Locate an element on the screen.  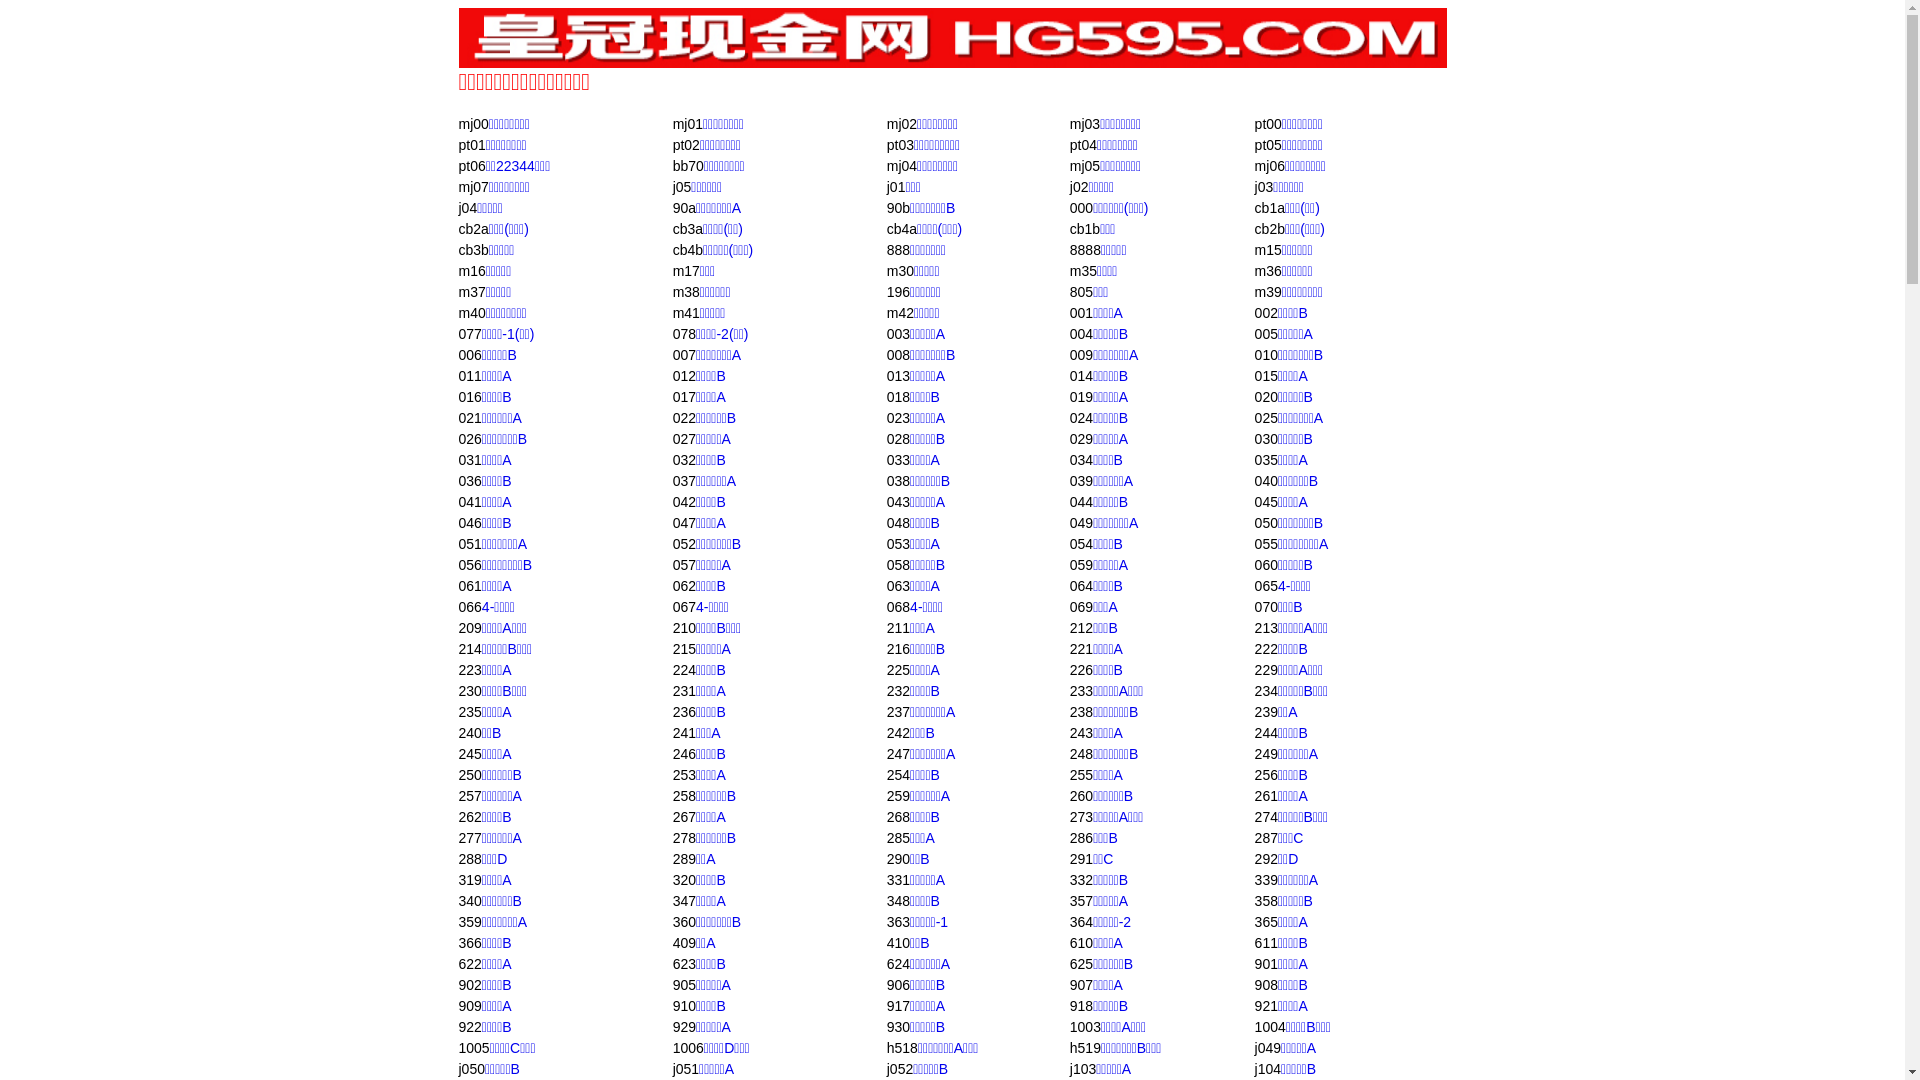
'237' is located at coordinates (886, 711).